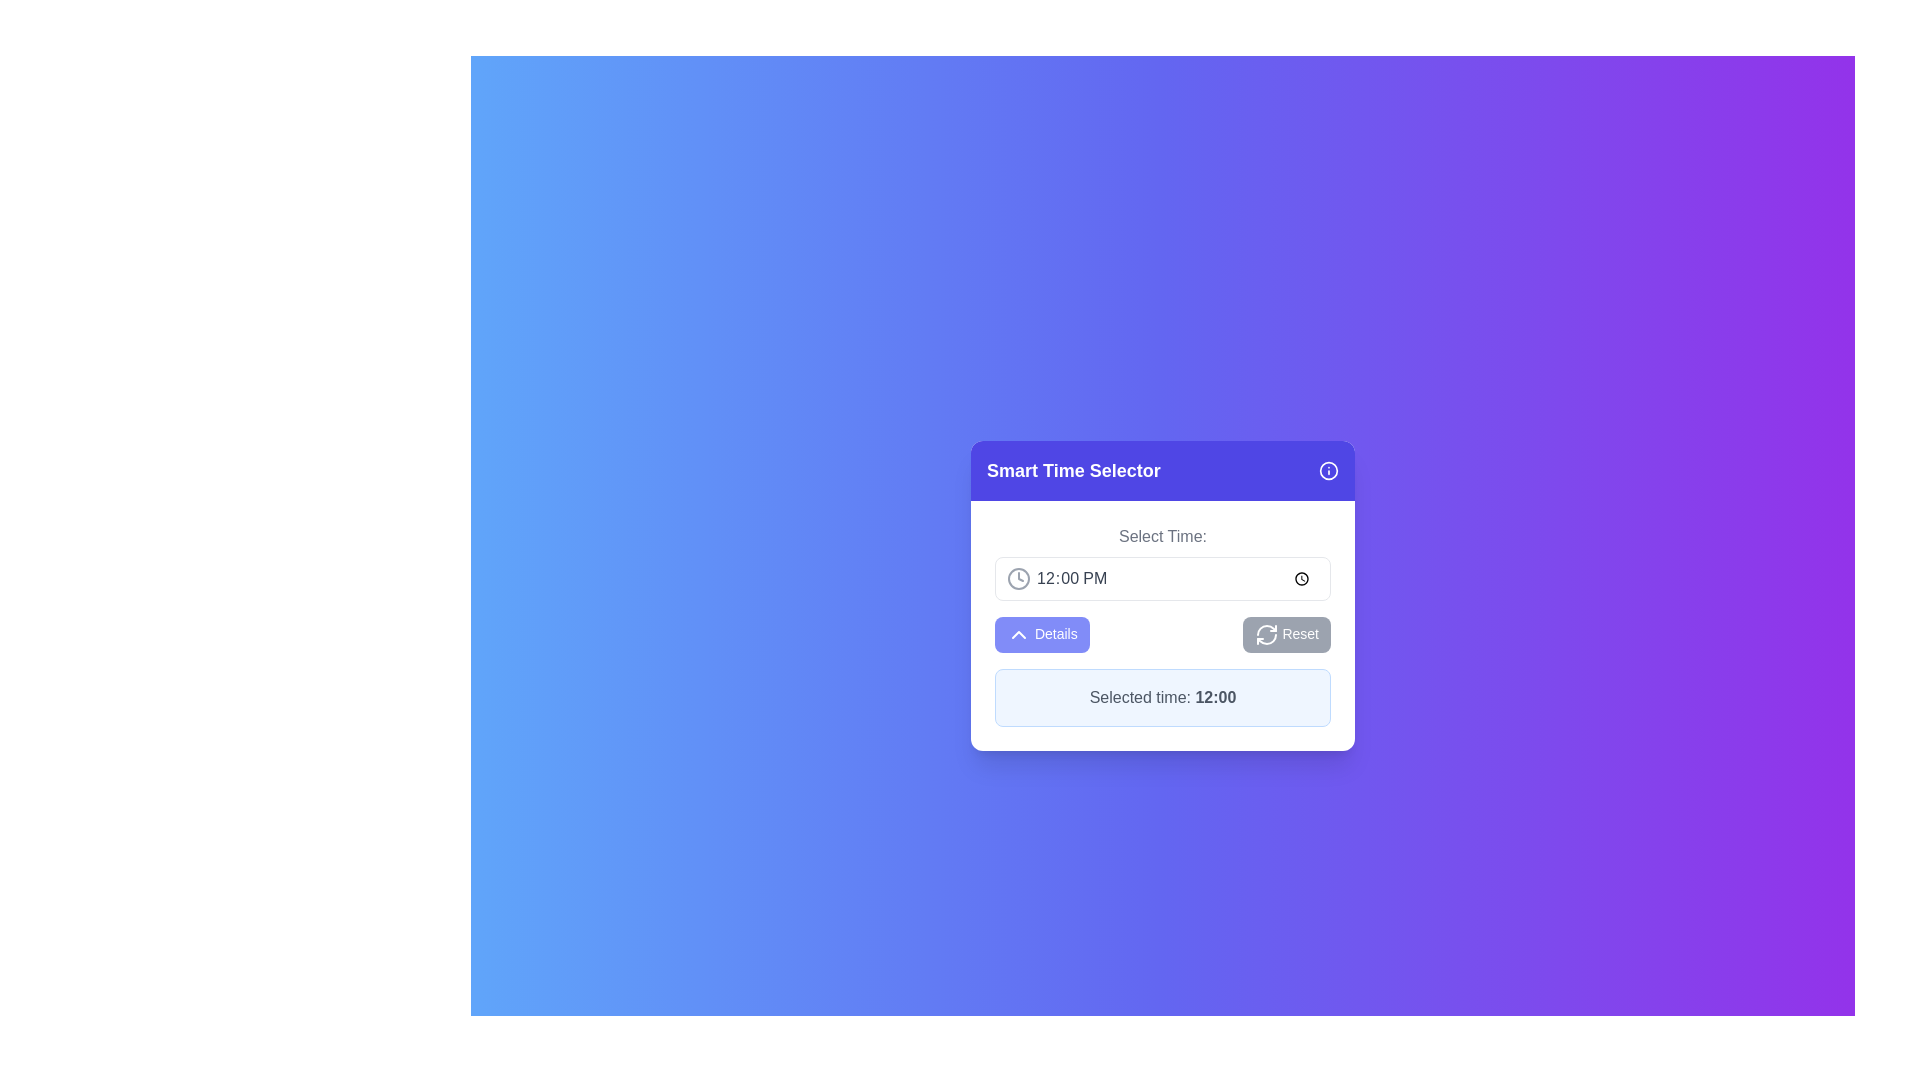 This screenshot has width=1920, height=1080. Describe the element at coordinates (1018, 635) in the screenshot. I see `the upward-pointing chevron-shaped icon located above the 'Details' button text, which is positioned at the center of the button` at that location.